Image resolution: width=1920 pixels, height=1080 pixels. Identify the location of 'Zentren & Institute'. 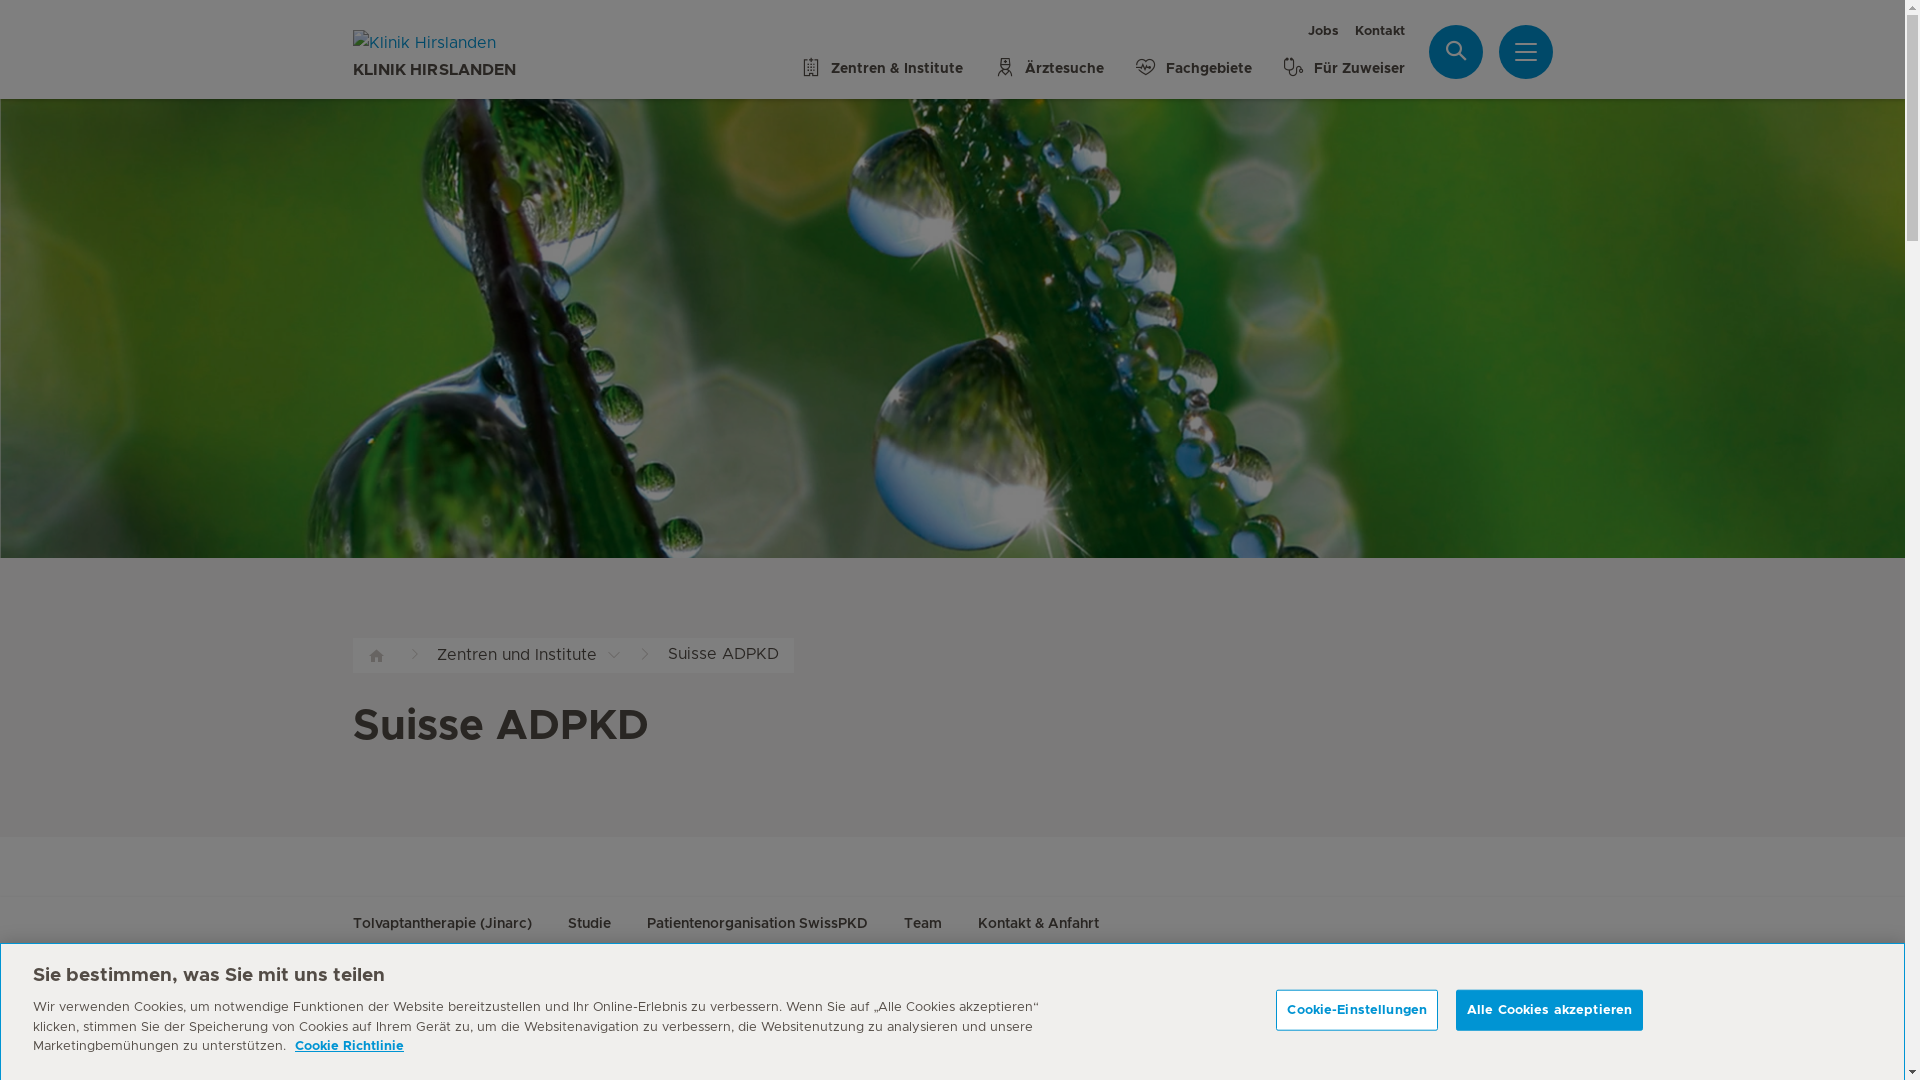
(879, 60).